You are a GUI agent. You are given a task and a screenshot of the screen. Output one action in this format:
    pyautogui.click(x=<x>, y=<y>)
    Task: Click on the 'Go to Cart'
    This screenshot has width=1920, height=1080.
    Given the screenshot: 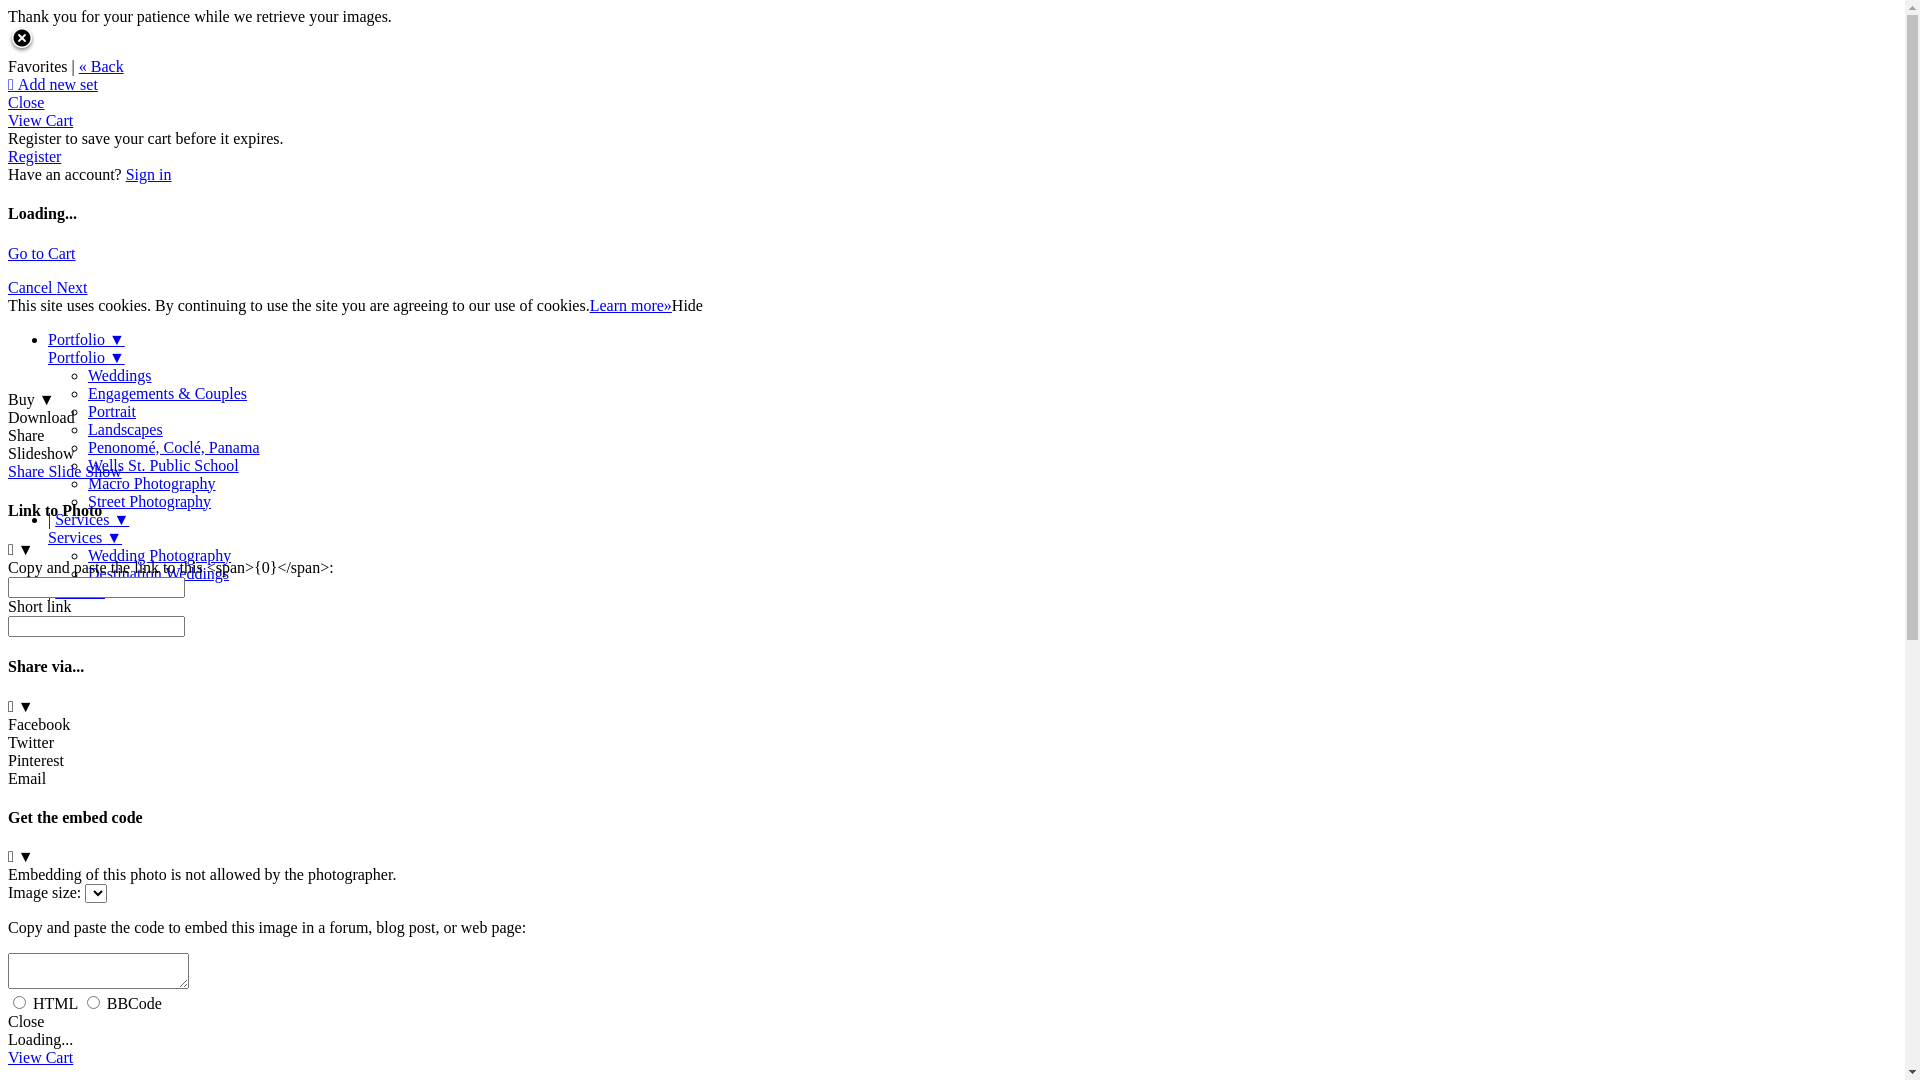 What is the action you would take?
    pyautogui.click(x=42, y=252)
    